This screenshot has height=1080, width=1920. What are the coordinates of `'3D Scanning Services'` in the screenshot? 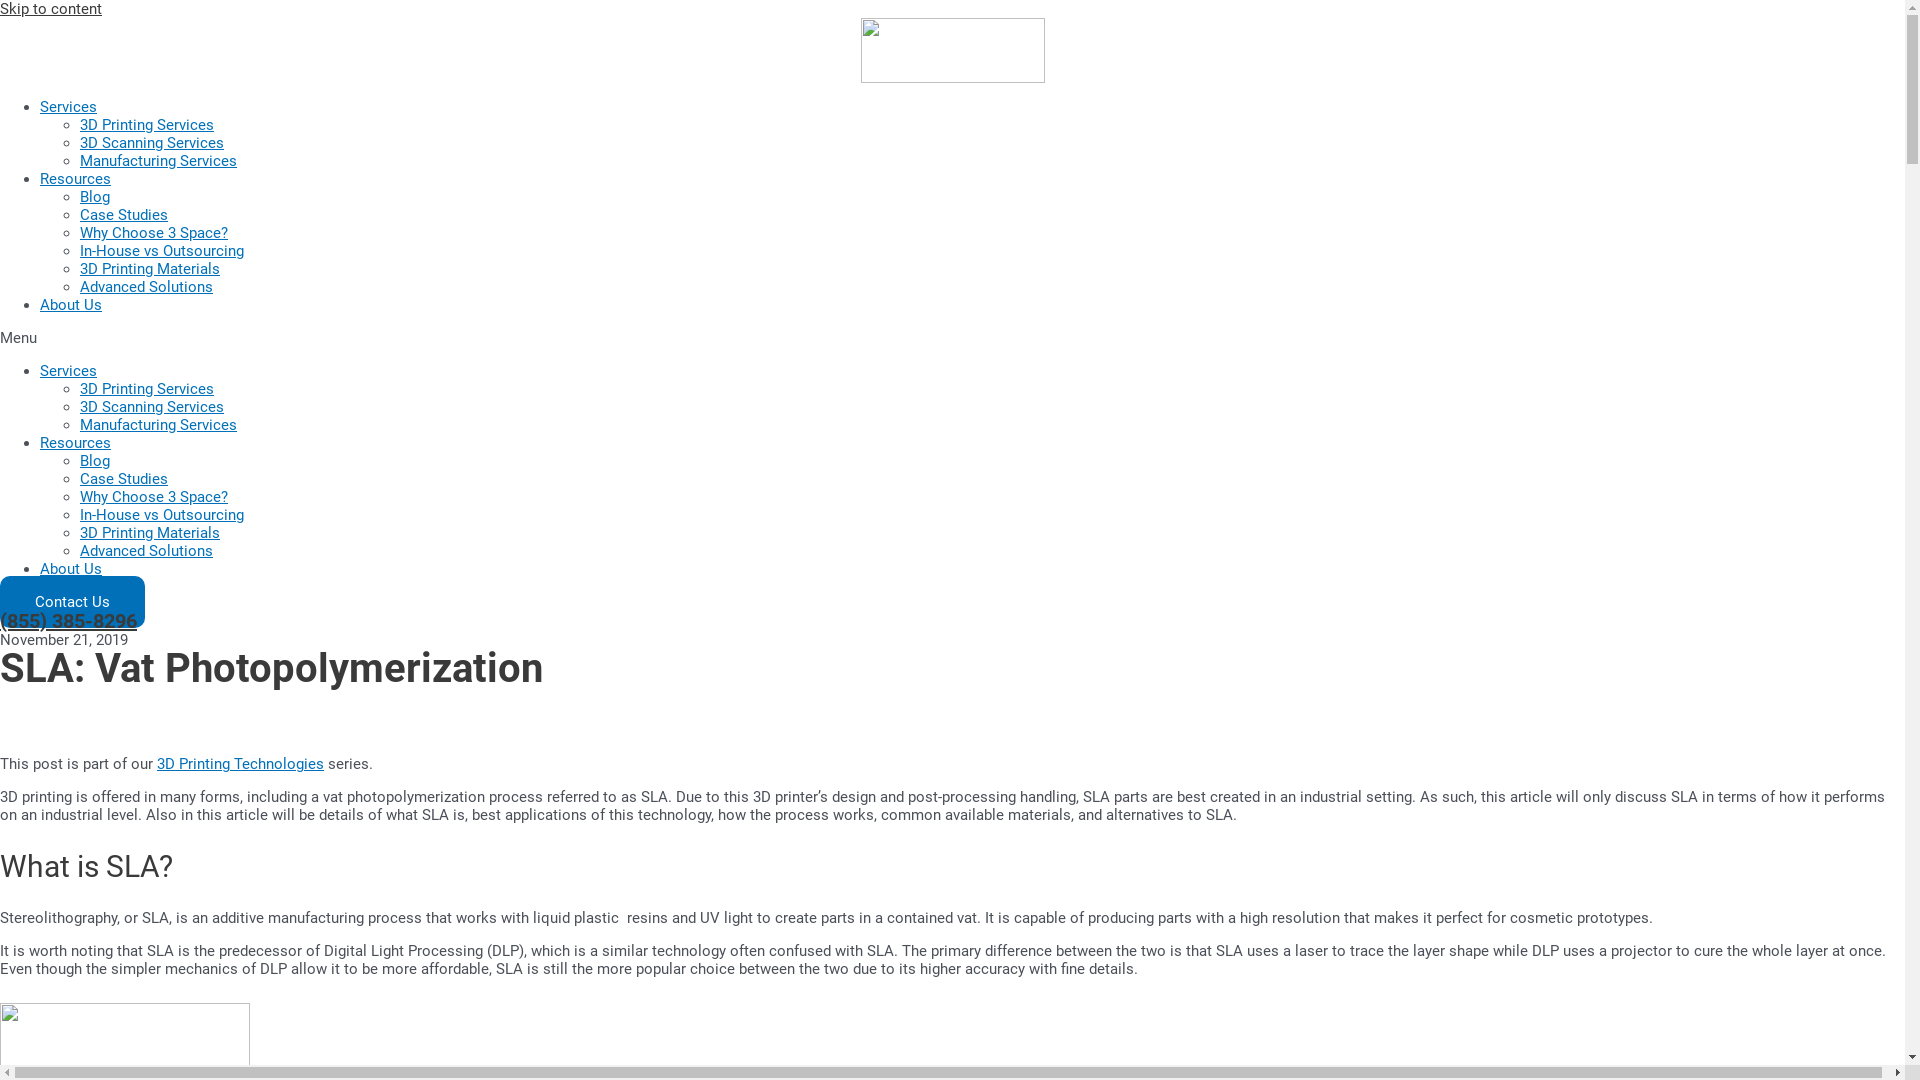 It's located at (80, 406).